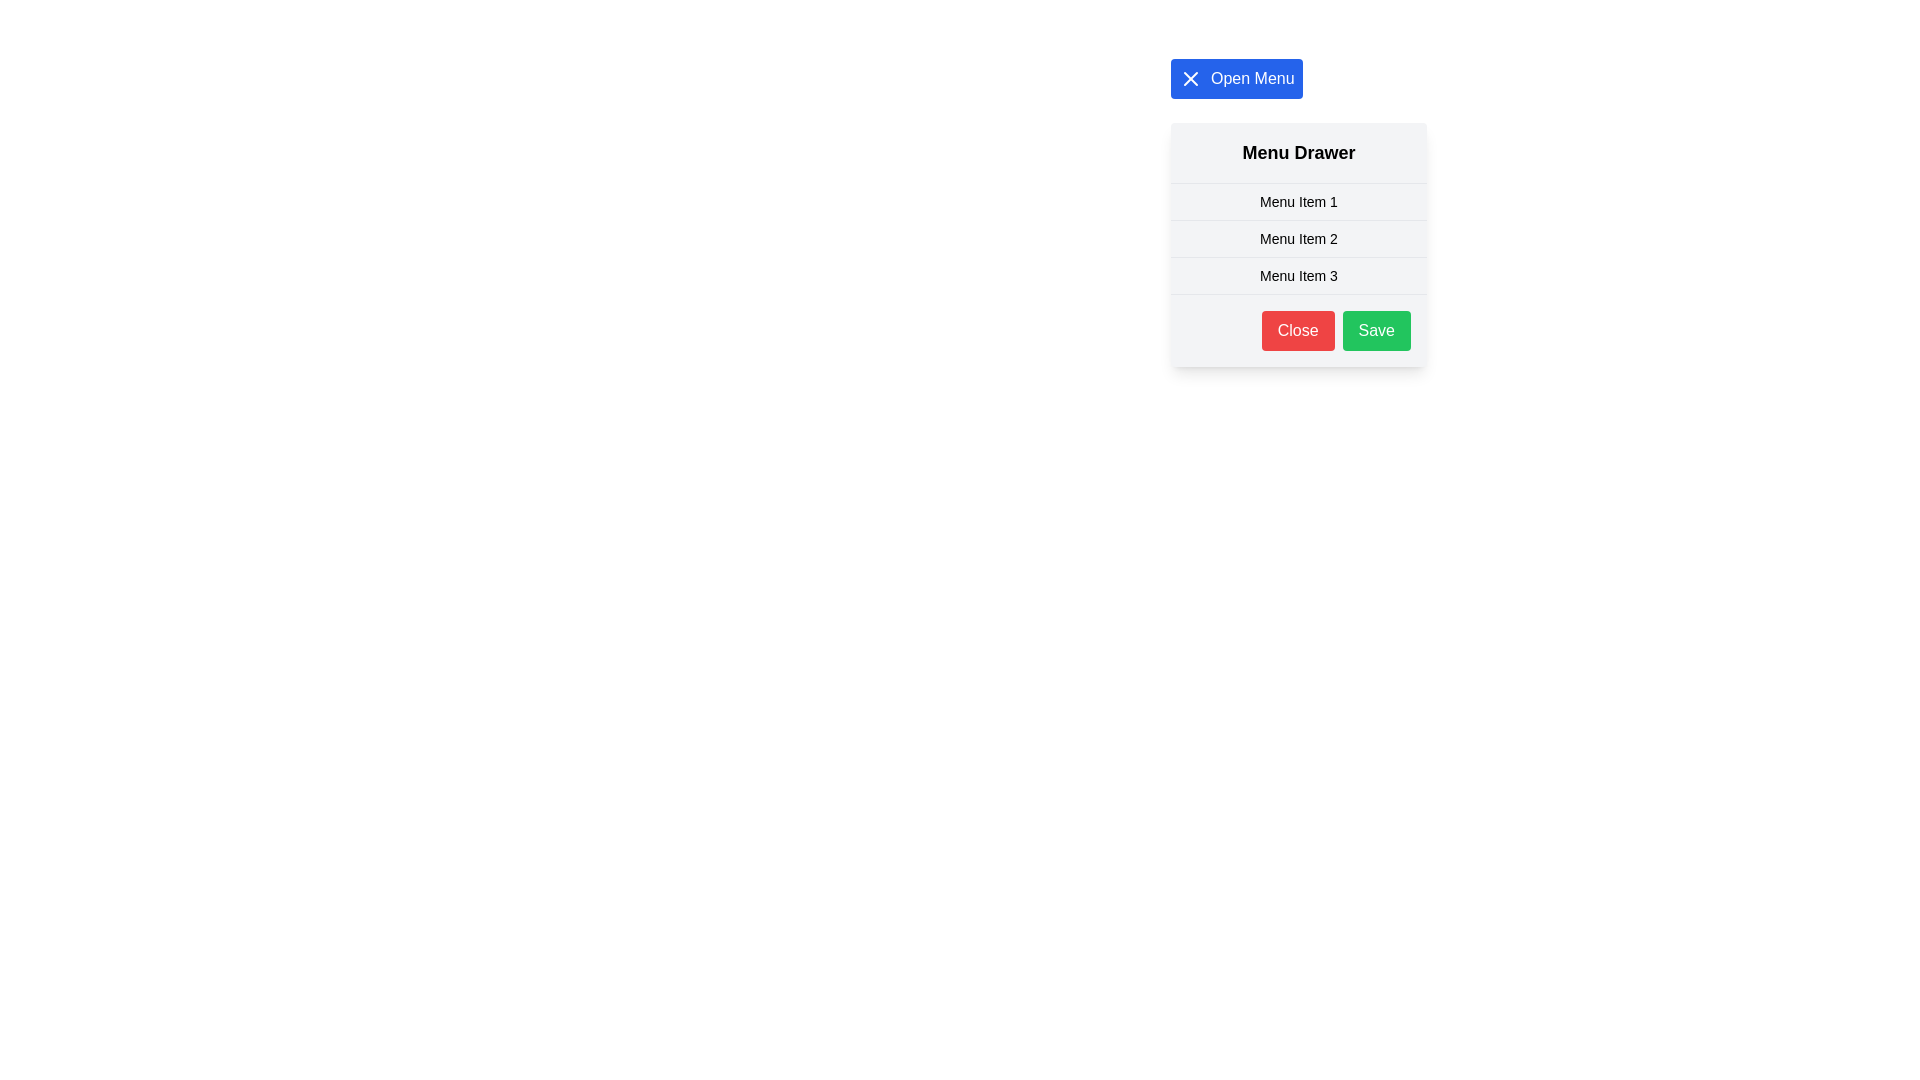 This screenshot has height=1080, width=1920. I want to click on the 'Open Menu' button with a blue background and white text located at the top-left corner of the menu interface, so click(1235, 77).